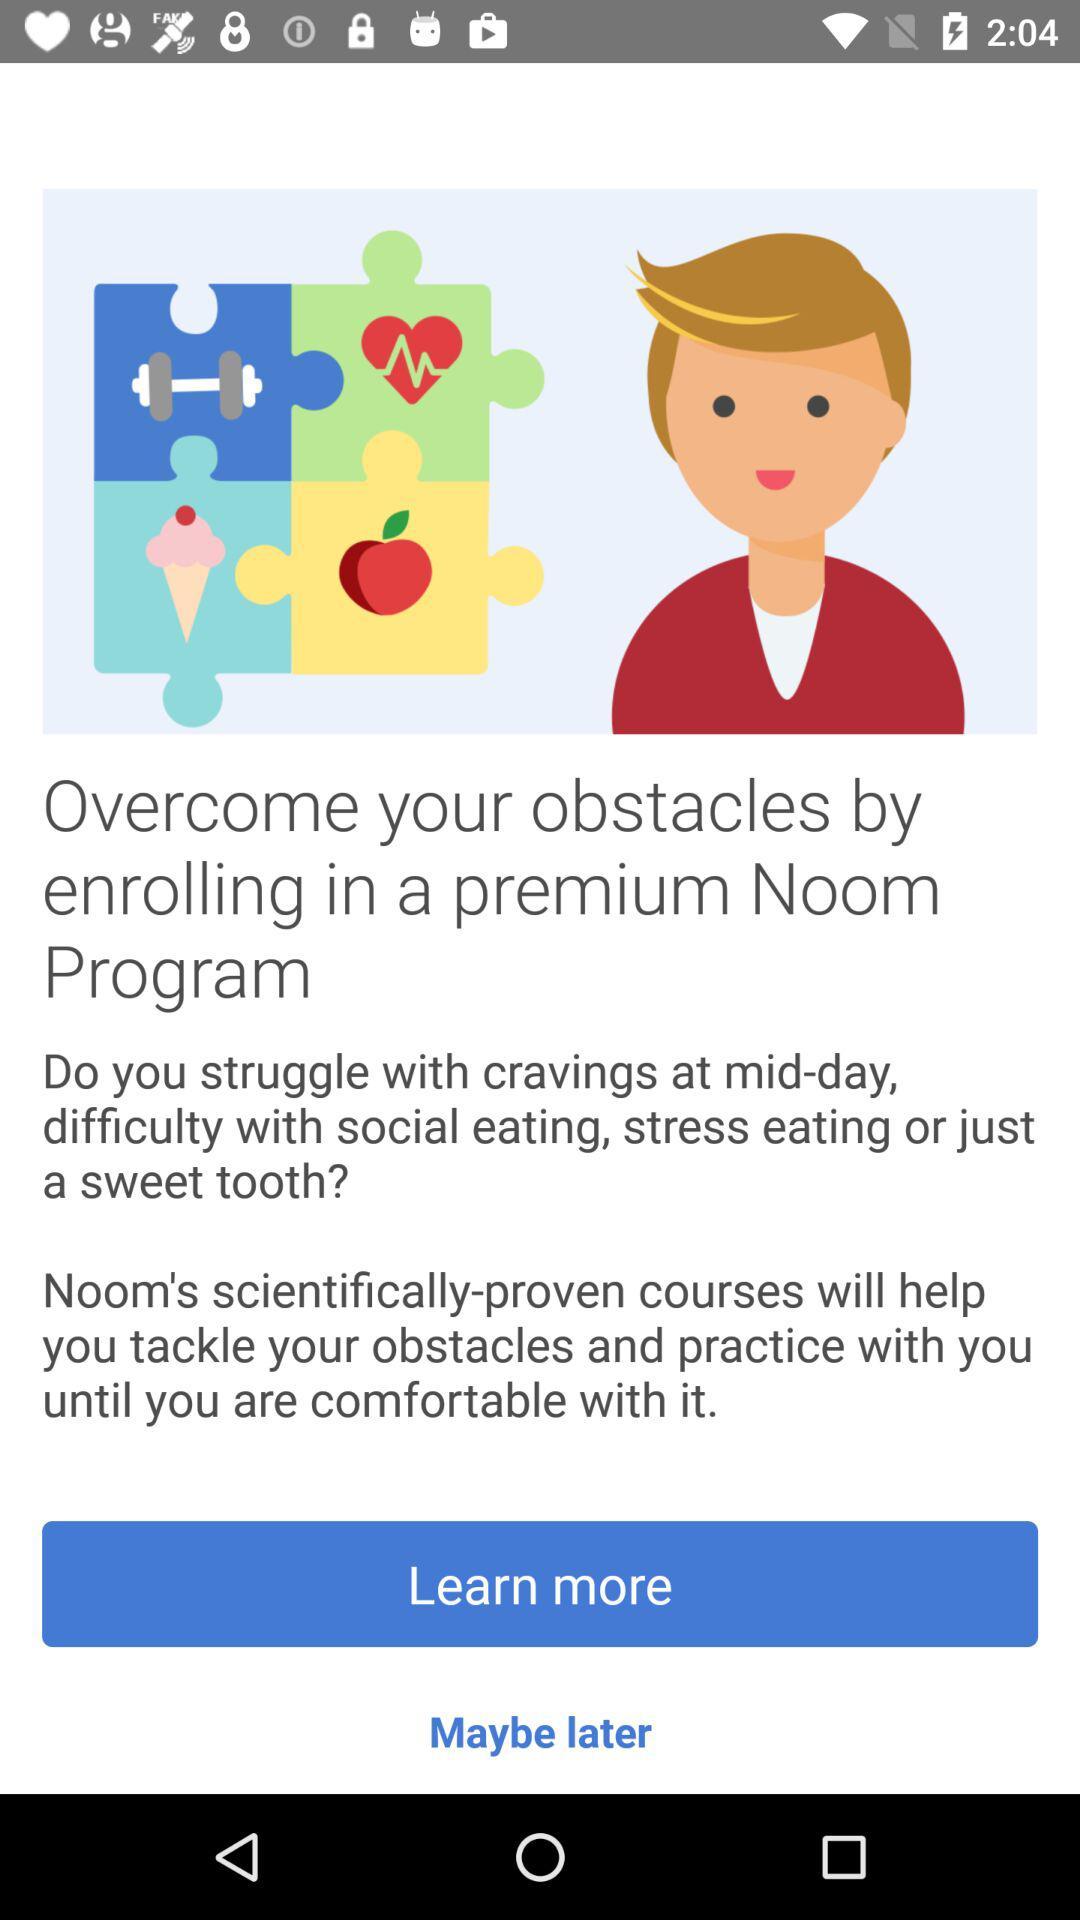  Describe the element at coordinates (540, 1583) in the screenshot. I see `learn more` at that location.